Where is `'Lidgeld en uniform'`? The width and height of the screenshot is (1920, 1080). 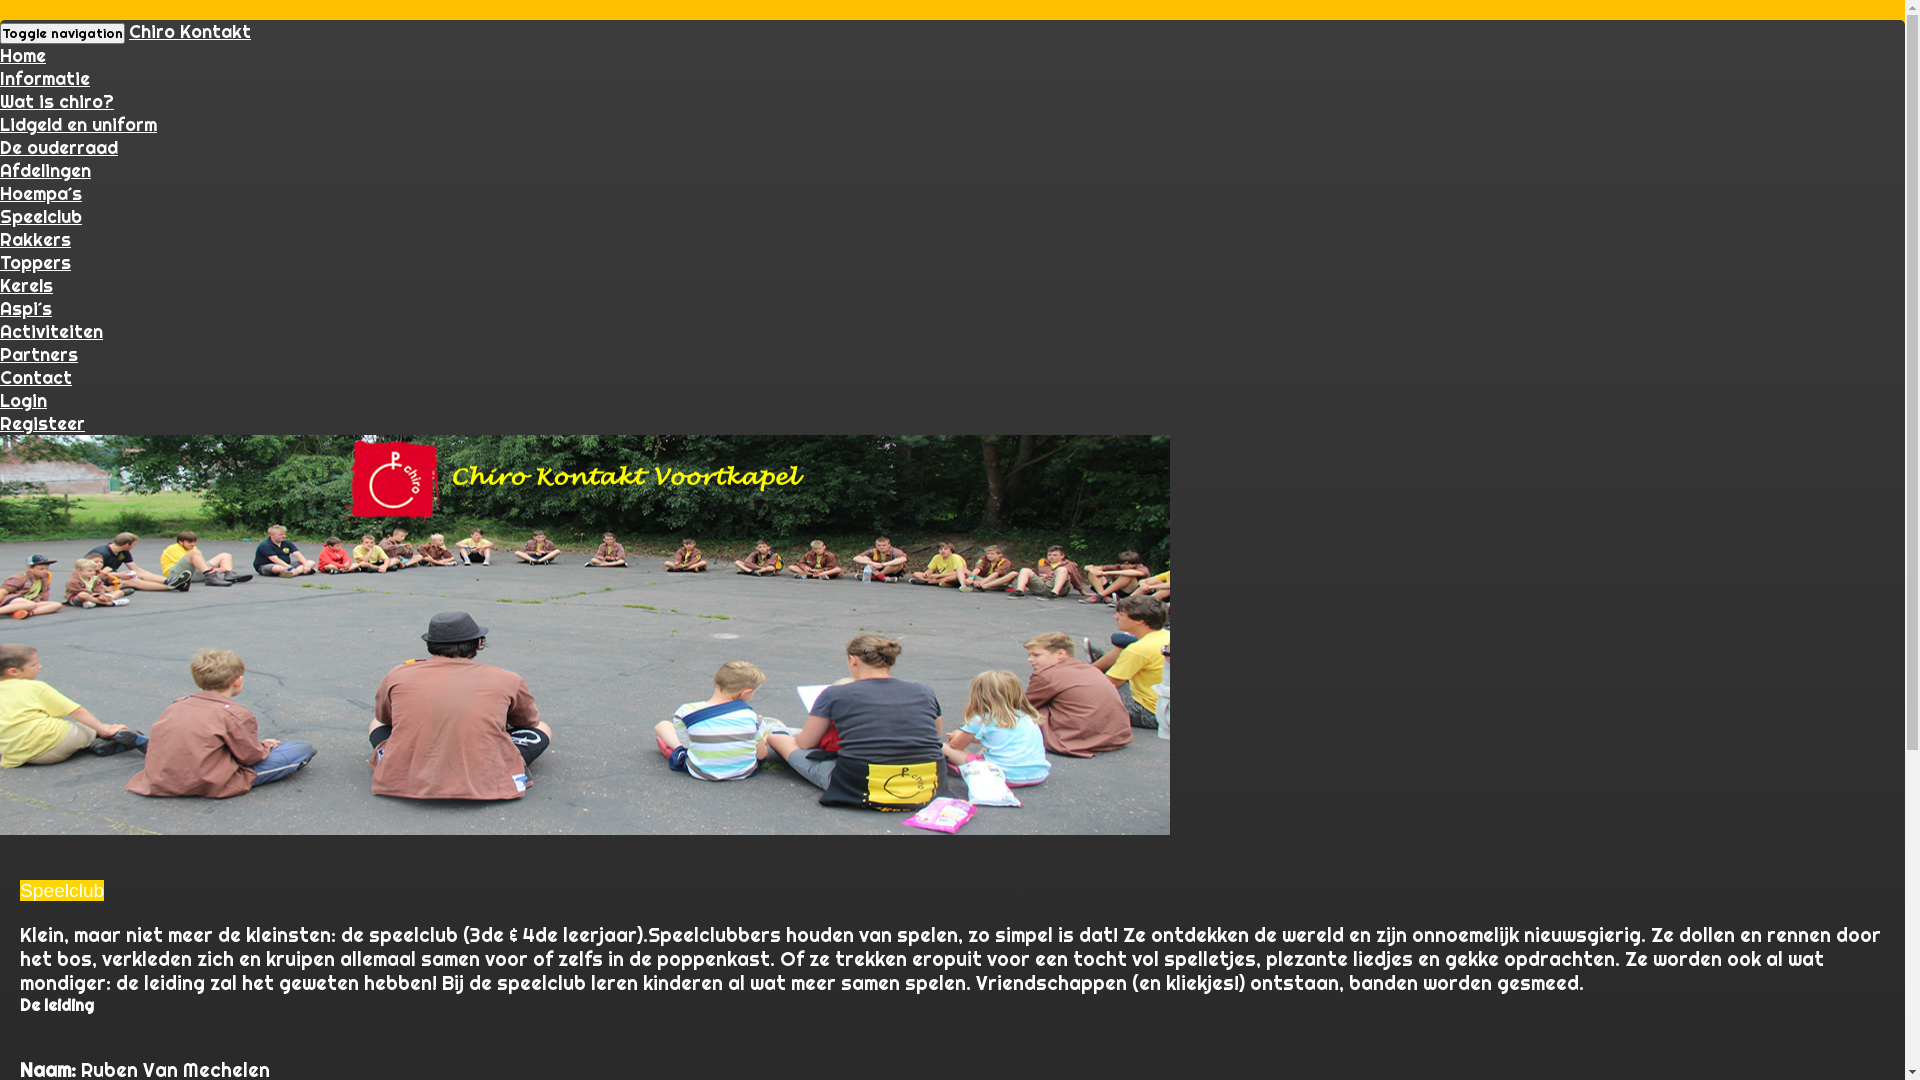
'Lidgeld en uniform' is located at coordinates (0, 124).